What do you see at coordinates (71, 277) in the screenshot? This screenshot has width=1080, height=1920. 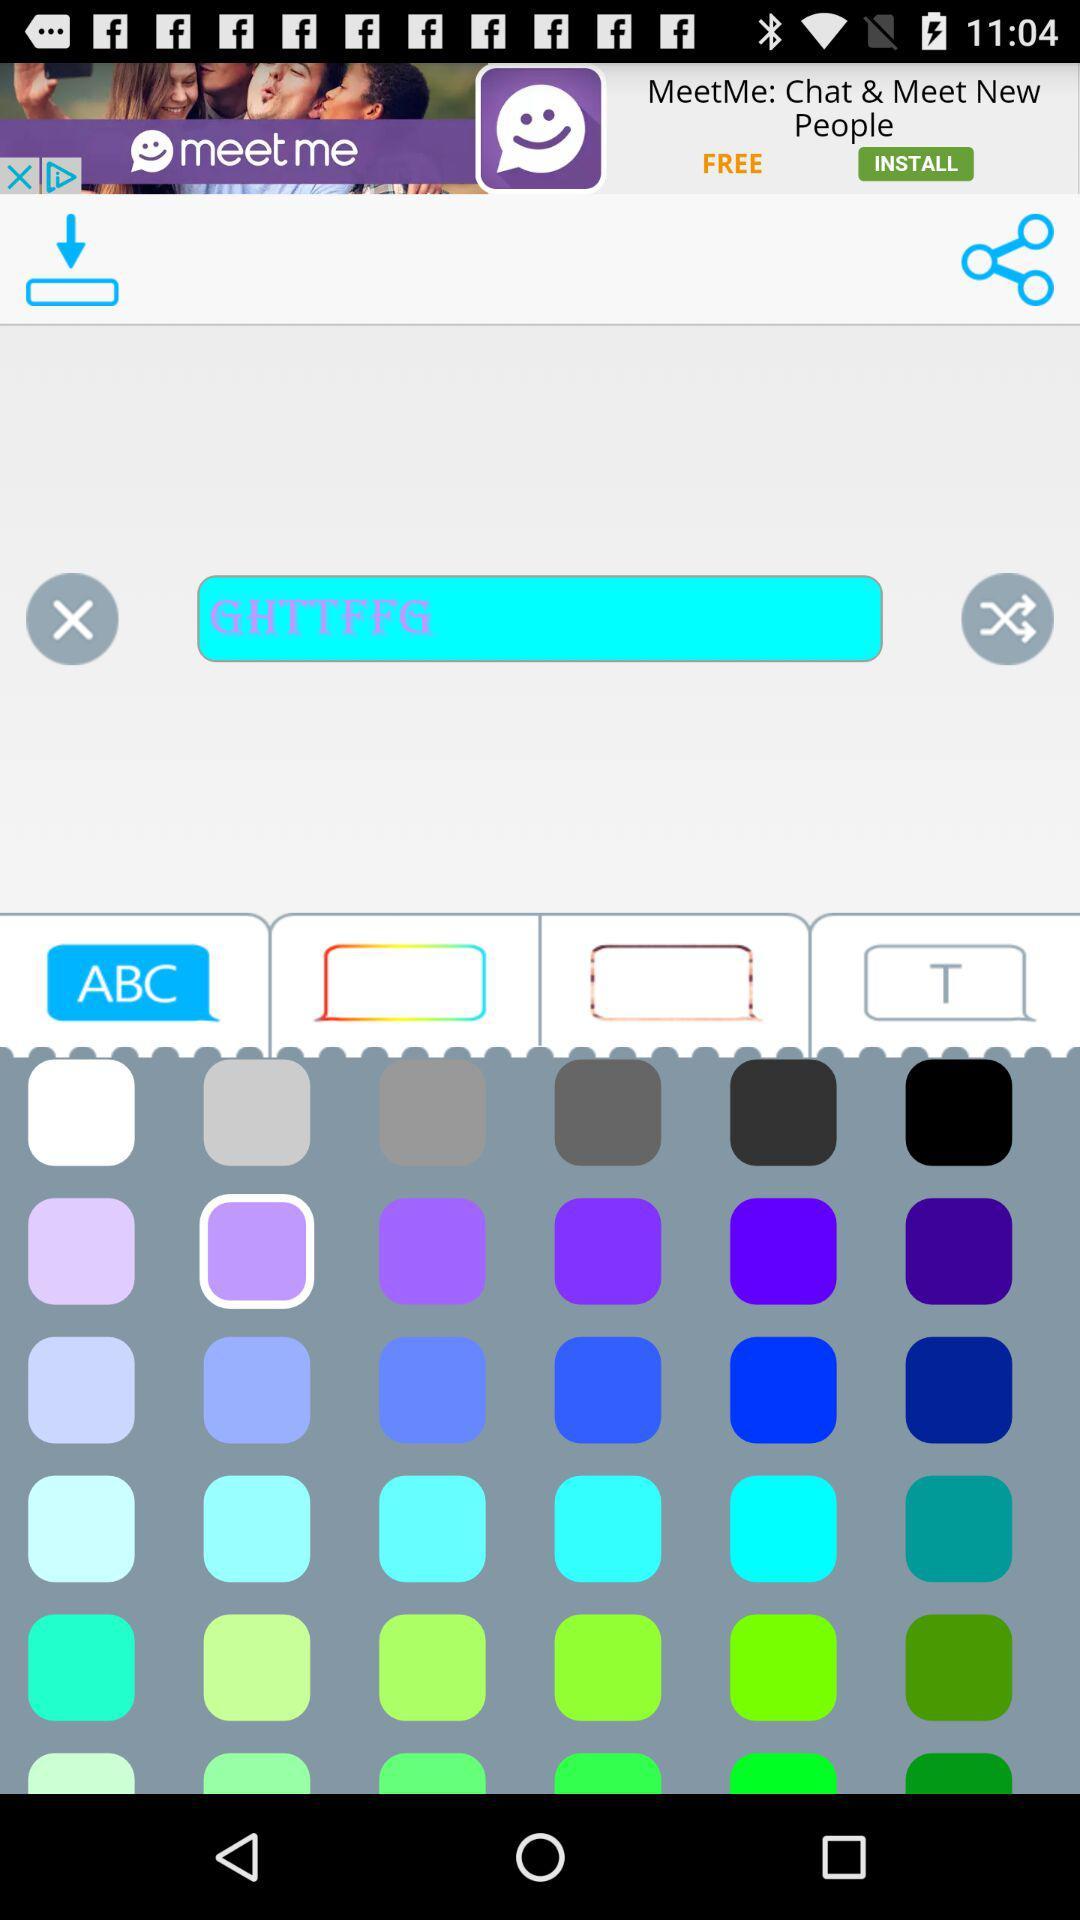 I see `the file_download icon` at bounding box center [71, 277].